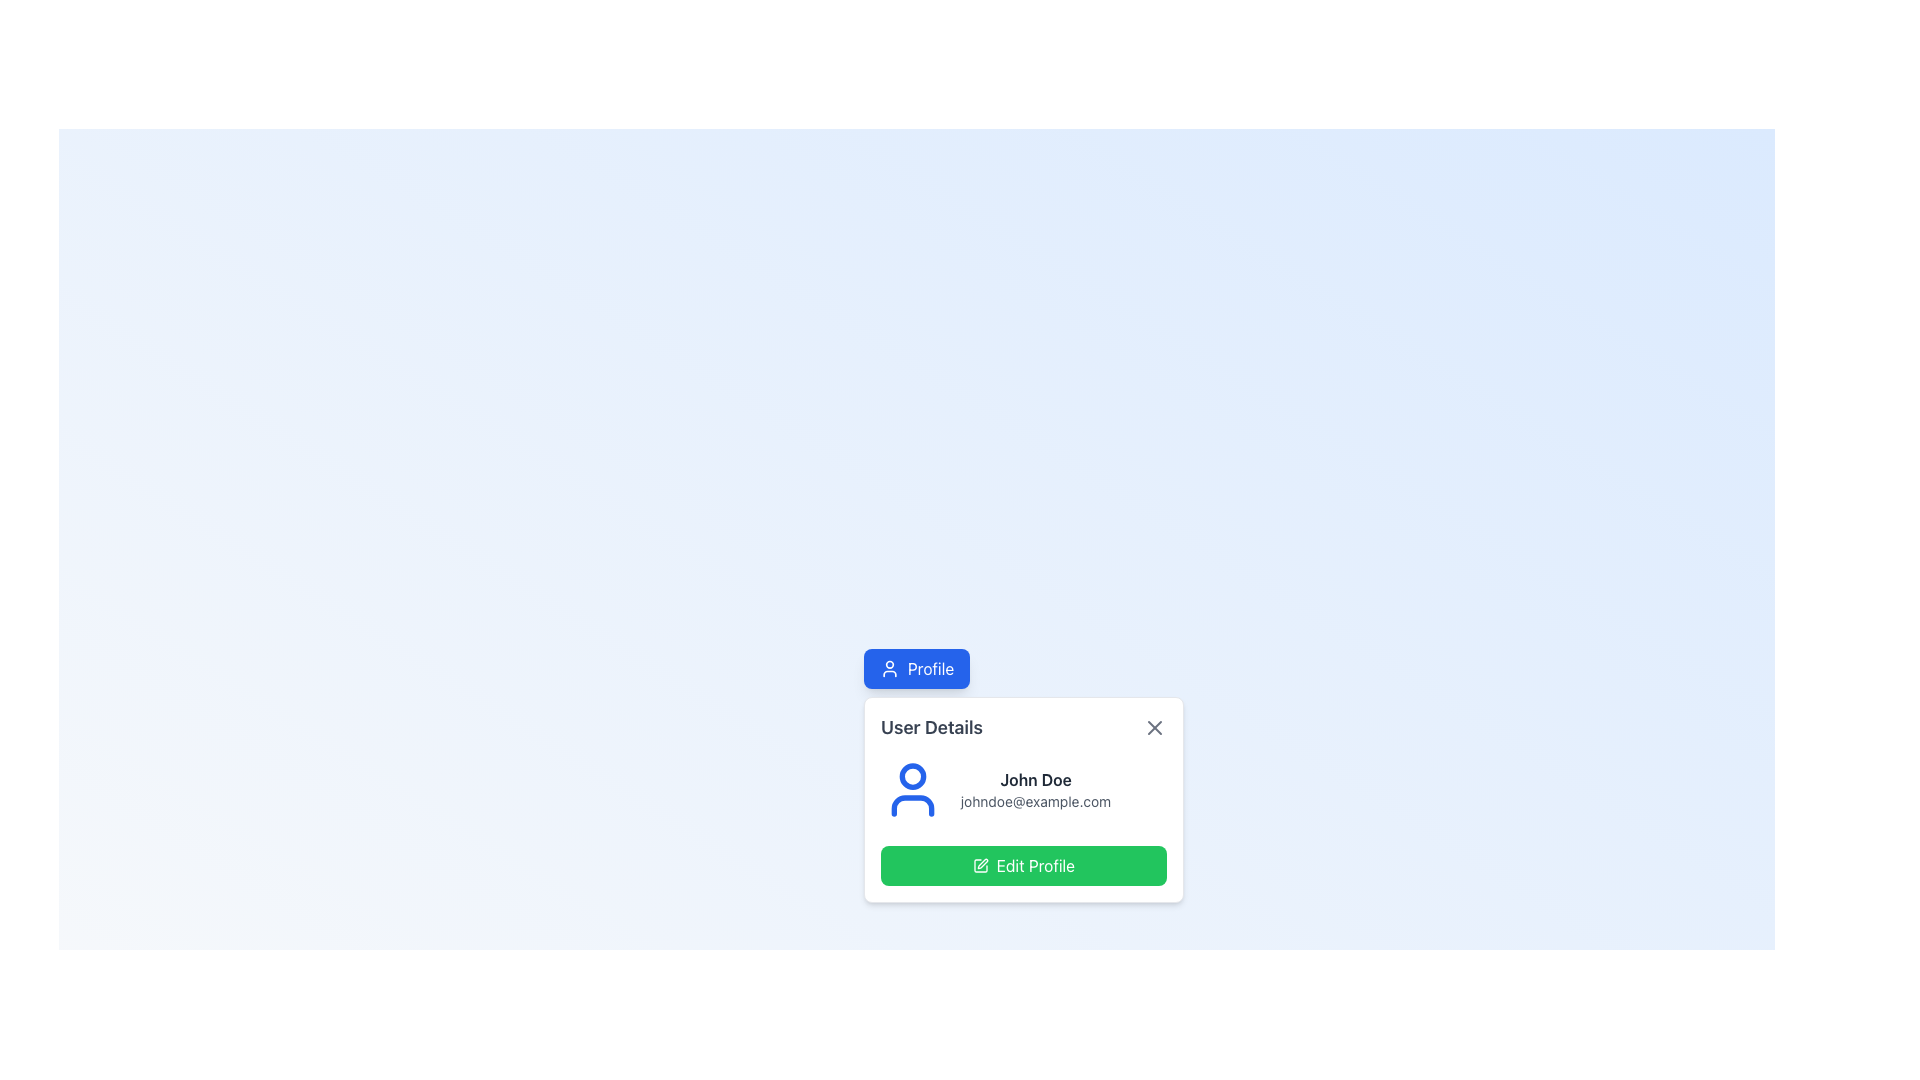 The width and height of the screenshot is (1920, 1080). What do you see at coordinates (915, 668) in the screenshot?
I see `the user profile button located at the top-center of the card-like UI component above the 'User Details' section` at bounding box center [915, 668].